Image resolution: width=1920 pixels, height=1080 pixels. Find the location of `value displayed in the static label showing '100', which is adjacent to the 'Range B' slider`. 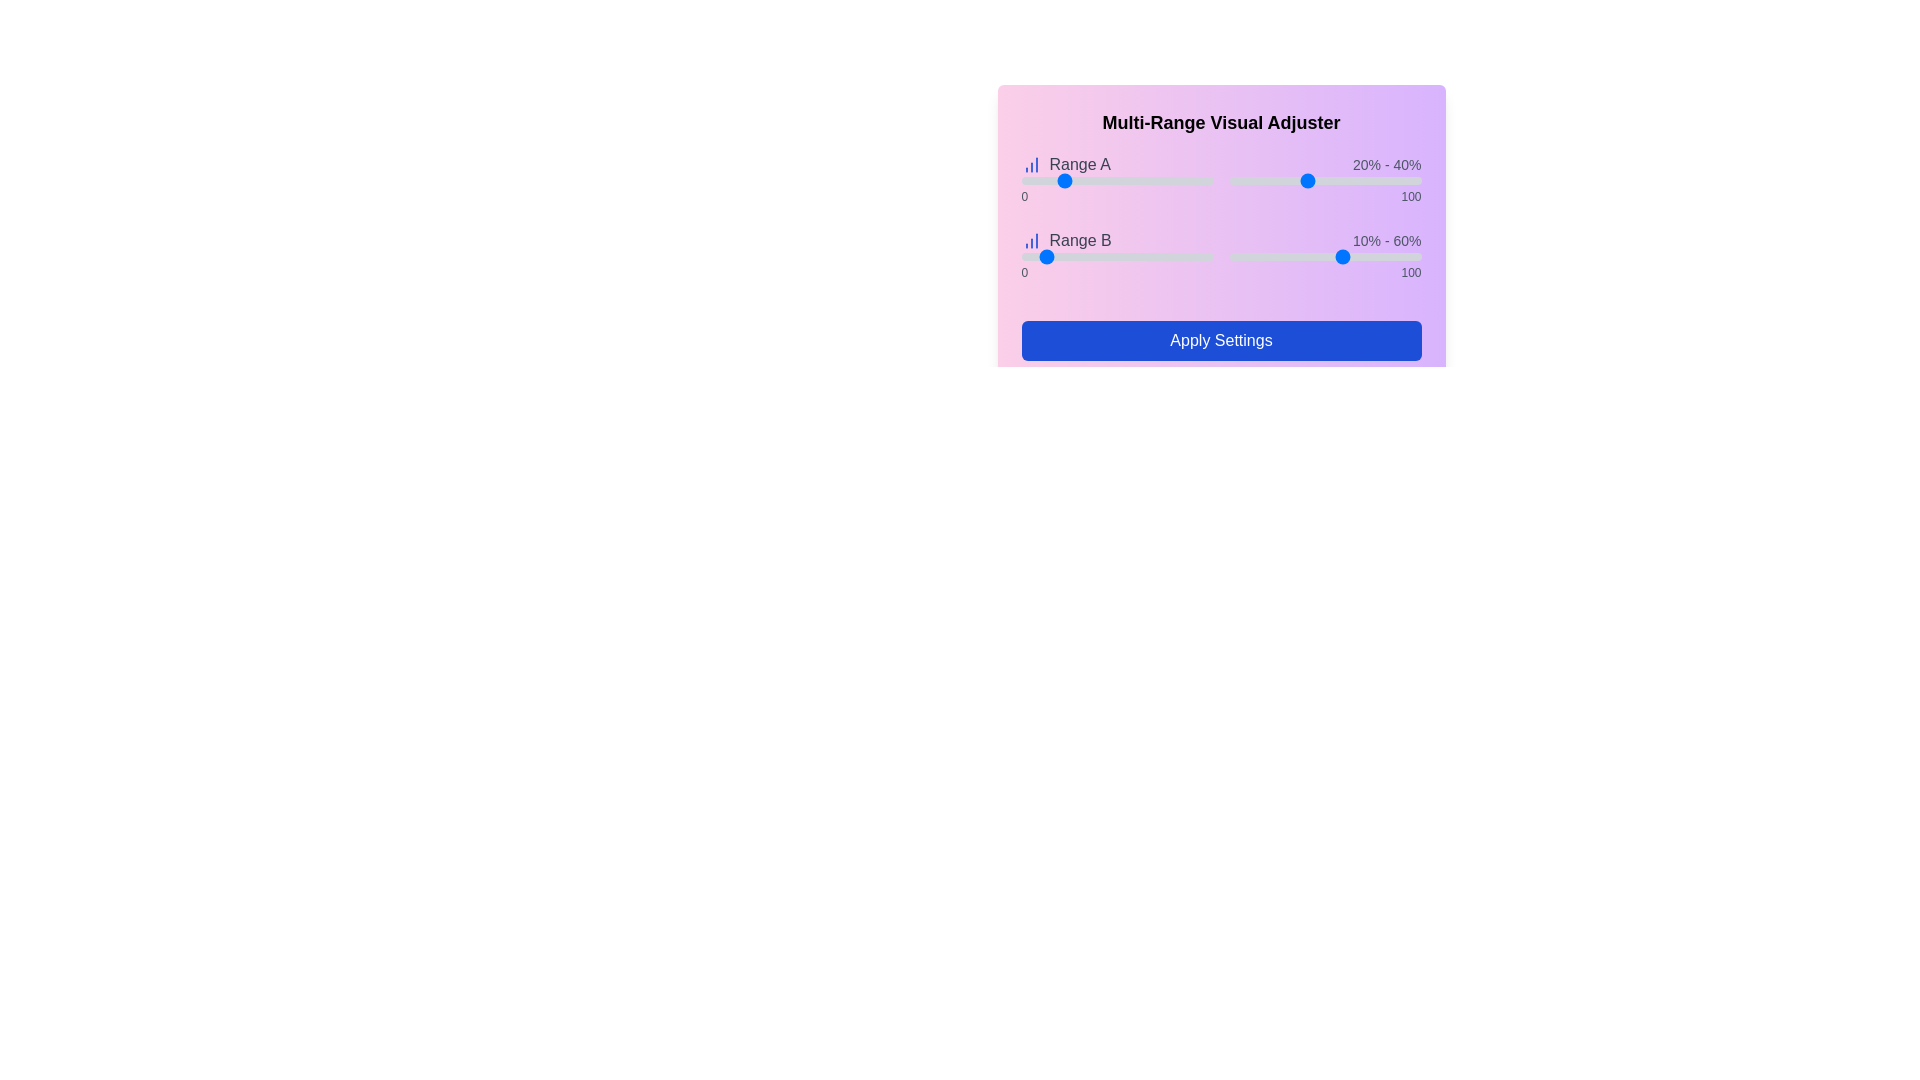

value displayed in the static label showing '100', which is adjacent to the 'Range B' slider is located at coordinates (1410, 196).